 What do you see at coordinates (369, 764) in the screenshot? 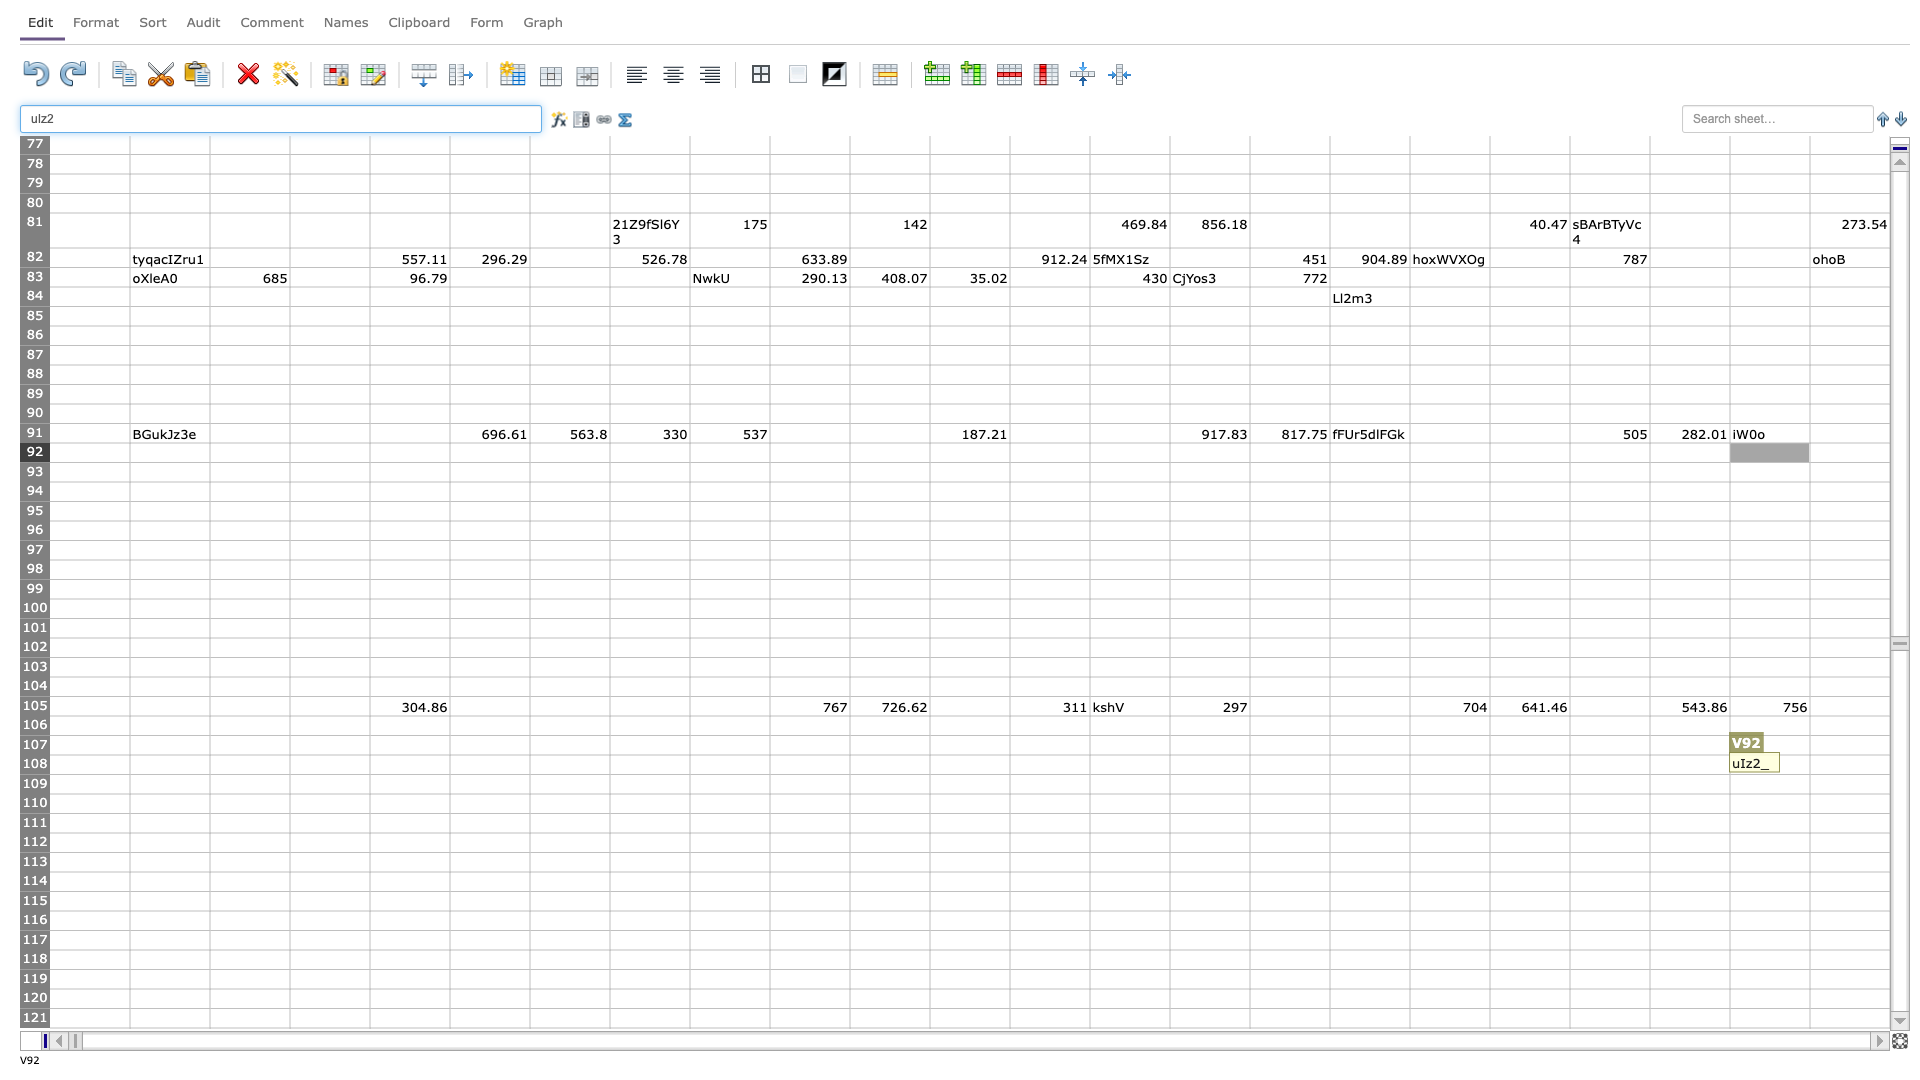
I see `right edge of D108` at bounding box center [369, 764].